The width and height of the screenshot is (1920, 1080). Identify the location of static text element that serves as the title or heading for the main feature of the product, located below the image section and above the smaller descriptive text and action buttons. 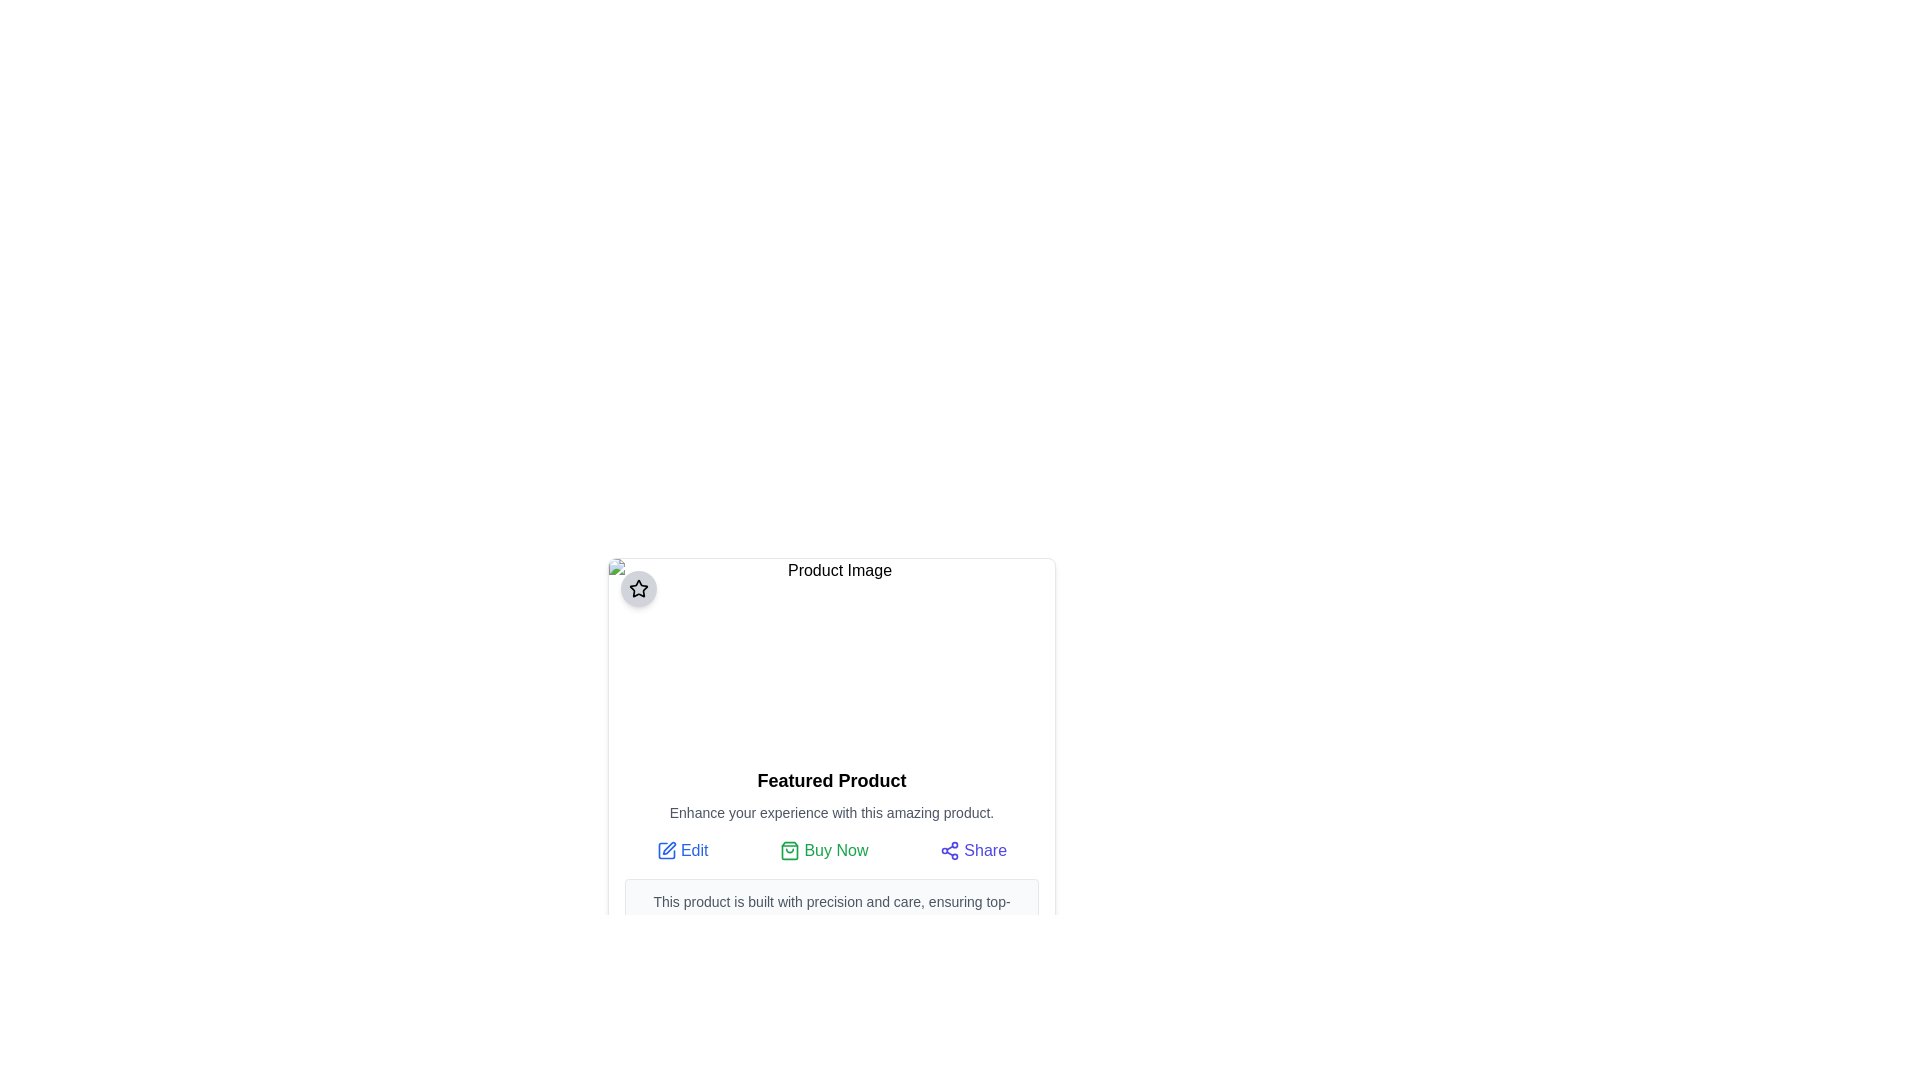
(831, 779).